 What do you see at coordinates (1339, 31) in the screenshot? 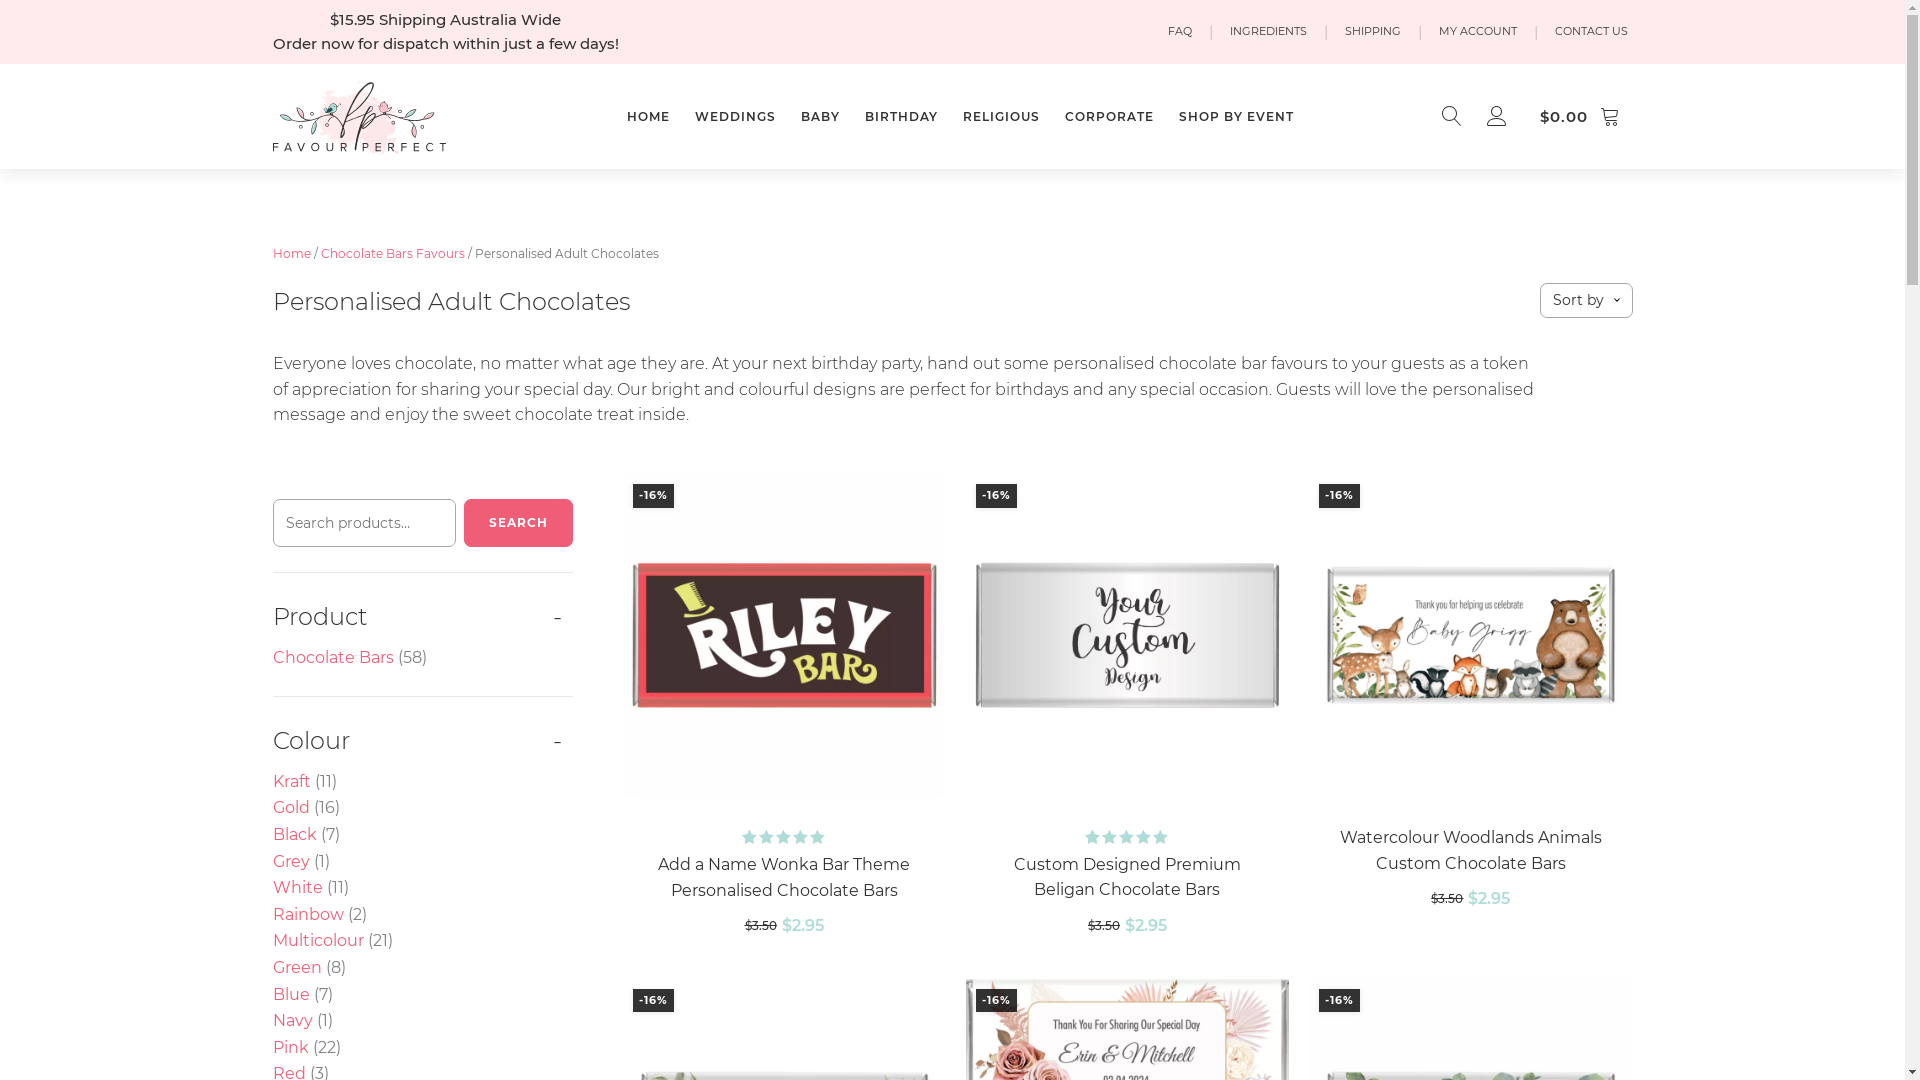
I see `'SHIPPING'` at bounding box center [1339, 31].